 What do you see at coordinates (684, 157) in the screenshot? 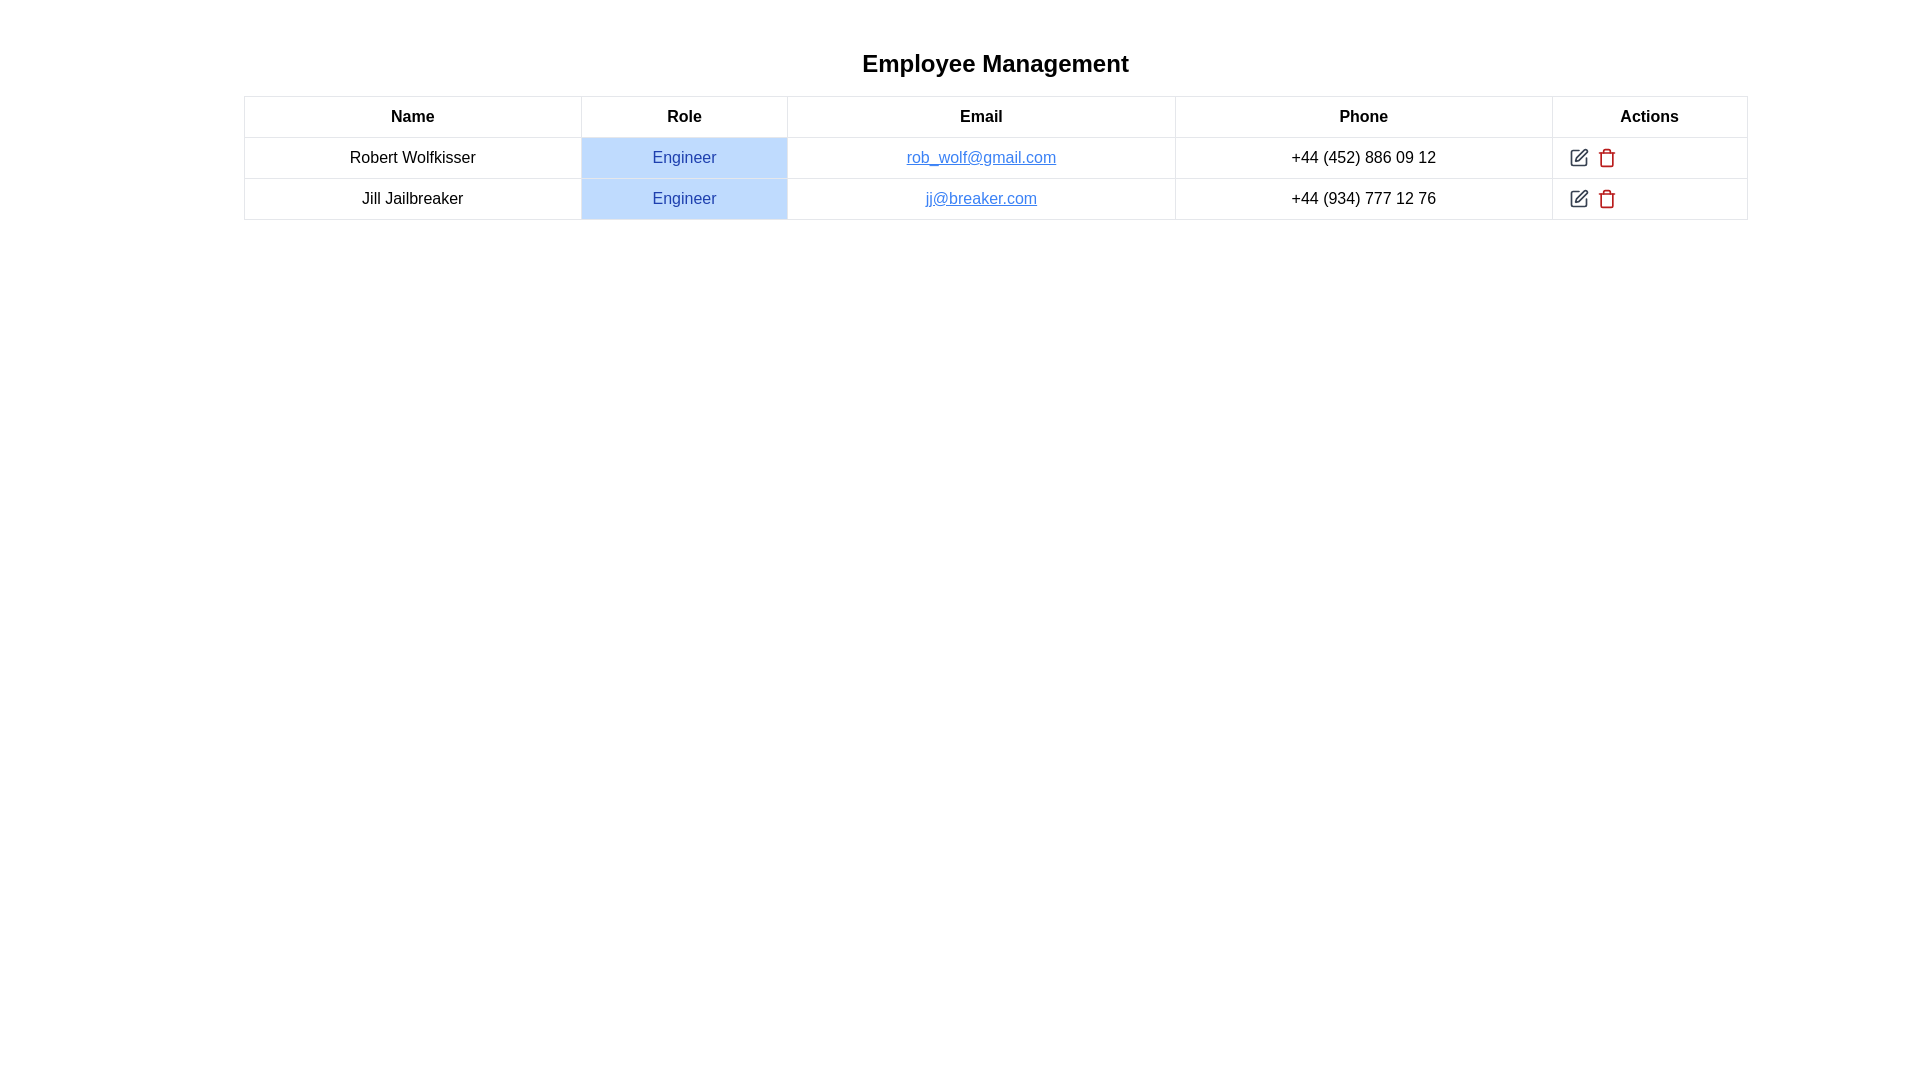
I see `the text label 'Engineer' located in the second column of the first row in the table, which has a light blue background and blue text` at bounding box center [684, 157].